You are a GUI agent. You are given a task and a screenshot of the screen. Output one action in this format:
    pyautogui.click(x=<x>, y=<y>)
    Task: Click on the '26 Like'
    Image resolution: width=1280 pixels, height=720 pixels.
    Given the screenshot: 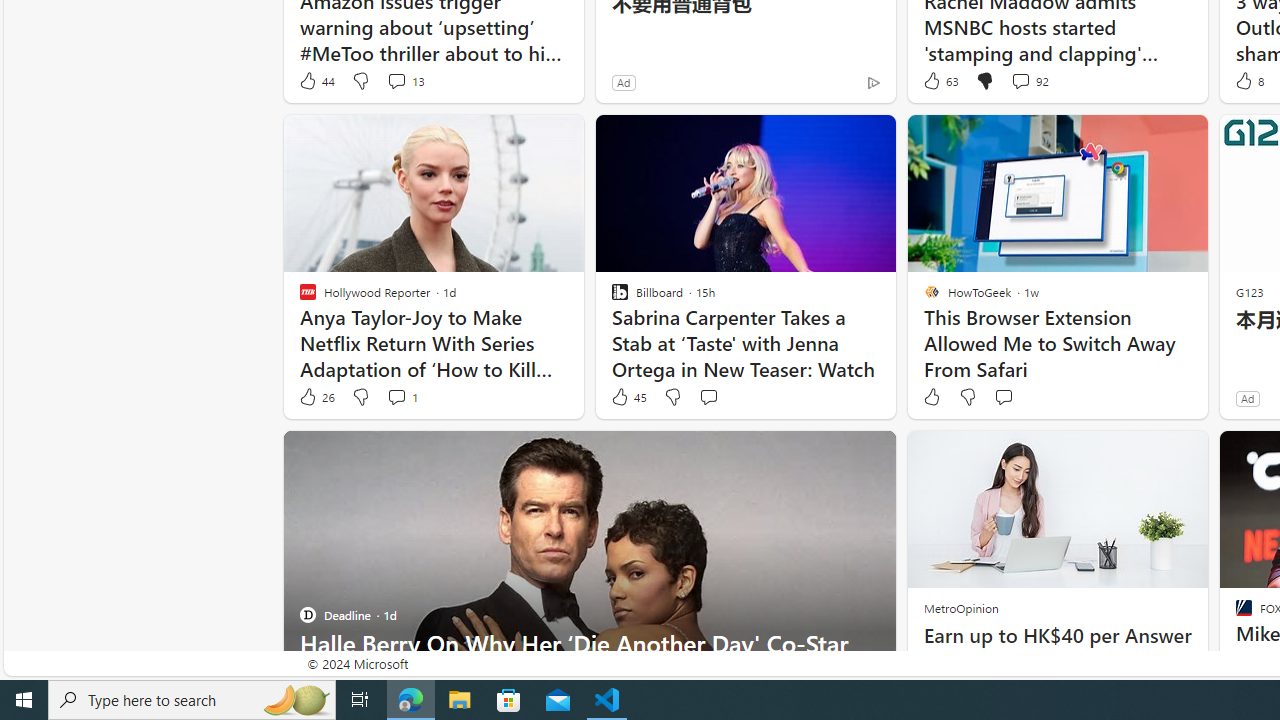 What is the action you would take?
    pyautogui.click(x=315, y=397)
    